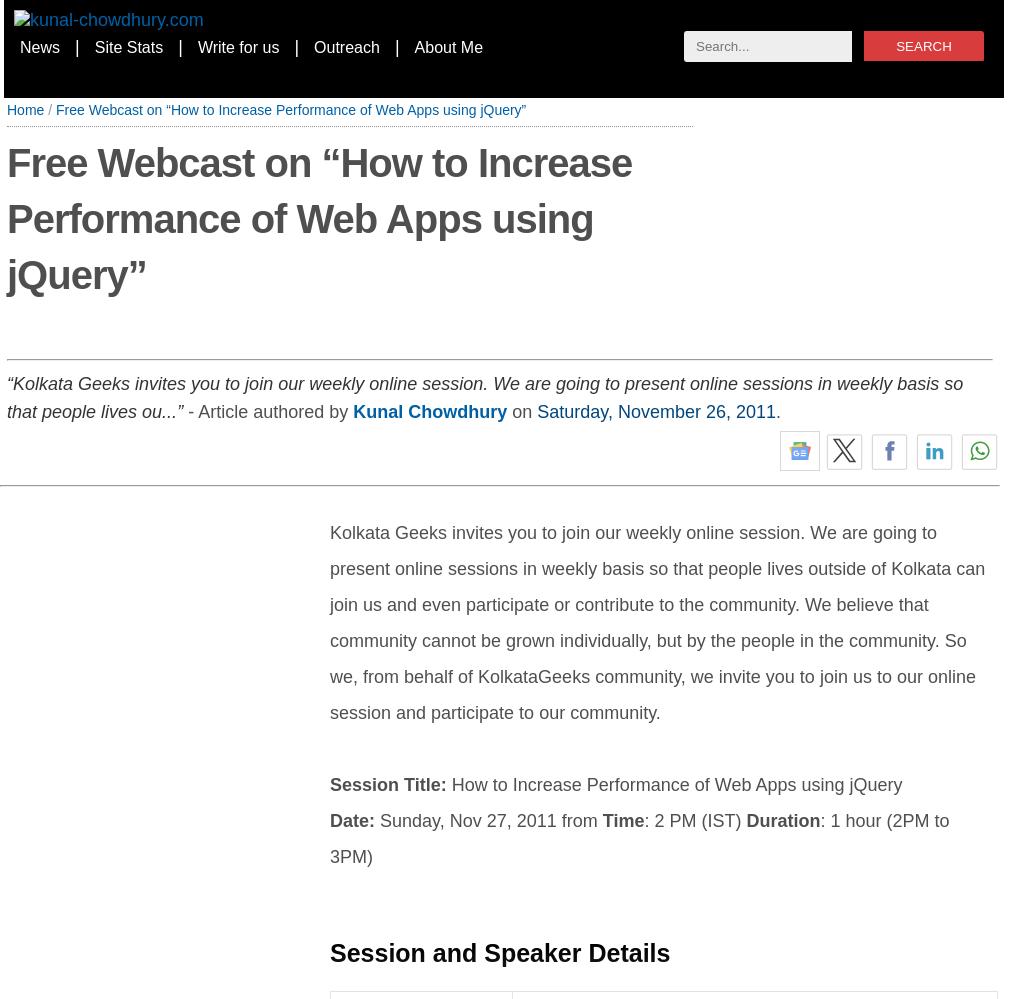 The image size is (1020, 999). What do you see at coordinates (128, 47) in the screenshot?
I see `'Site Stats'` at bounding box center [128, 47].